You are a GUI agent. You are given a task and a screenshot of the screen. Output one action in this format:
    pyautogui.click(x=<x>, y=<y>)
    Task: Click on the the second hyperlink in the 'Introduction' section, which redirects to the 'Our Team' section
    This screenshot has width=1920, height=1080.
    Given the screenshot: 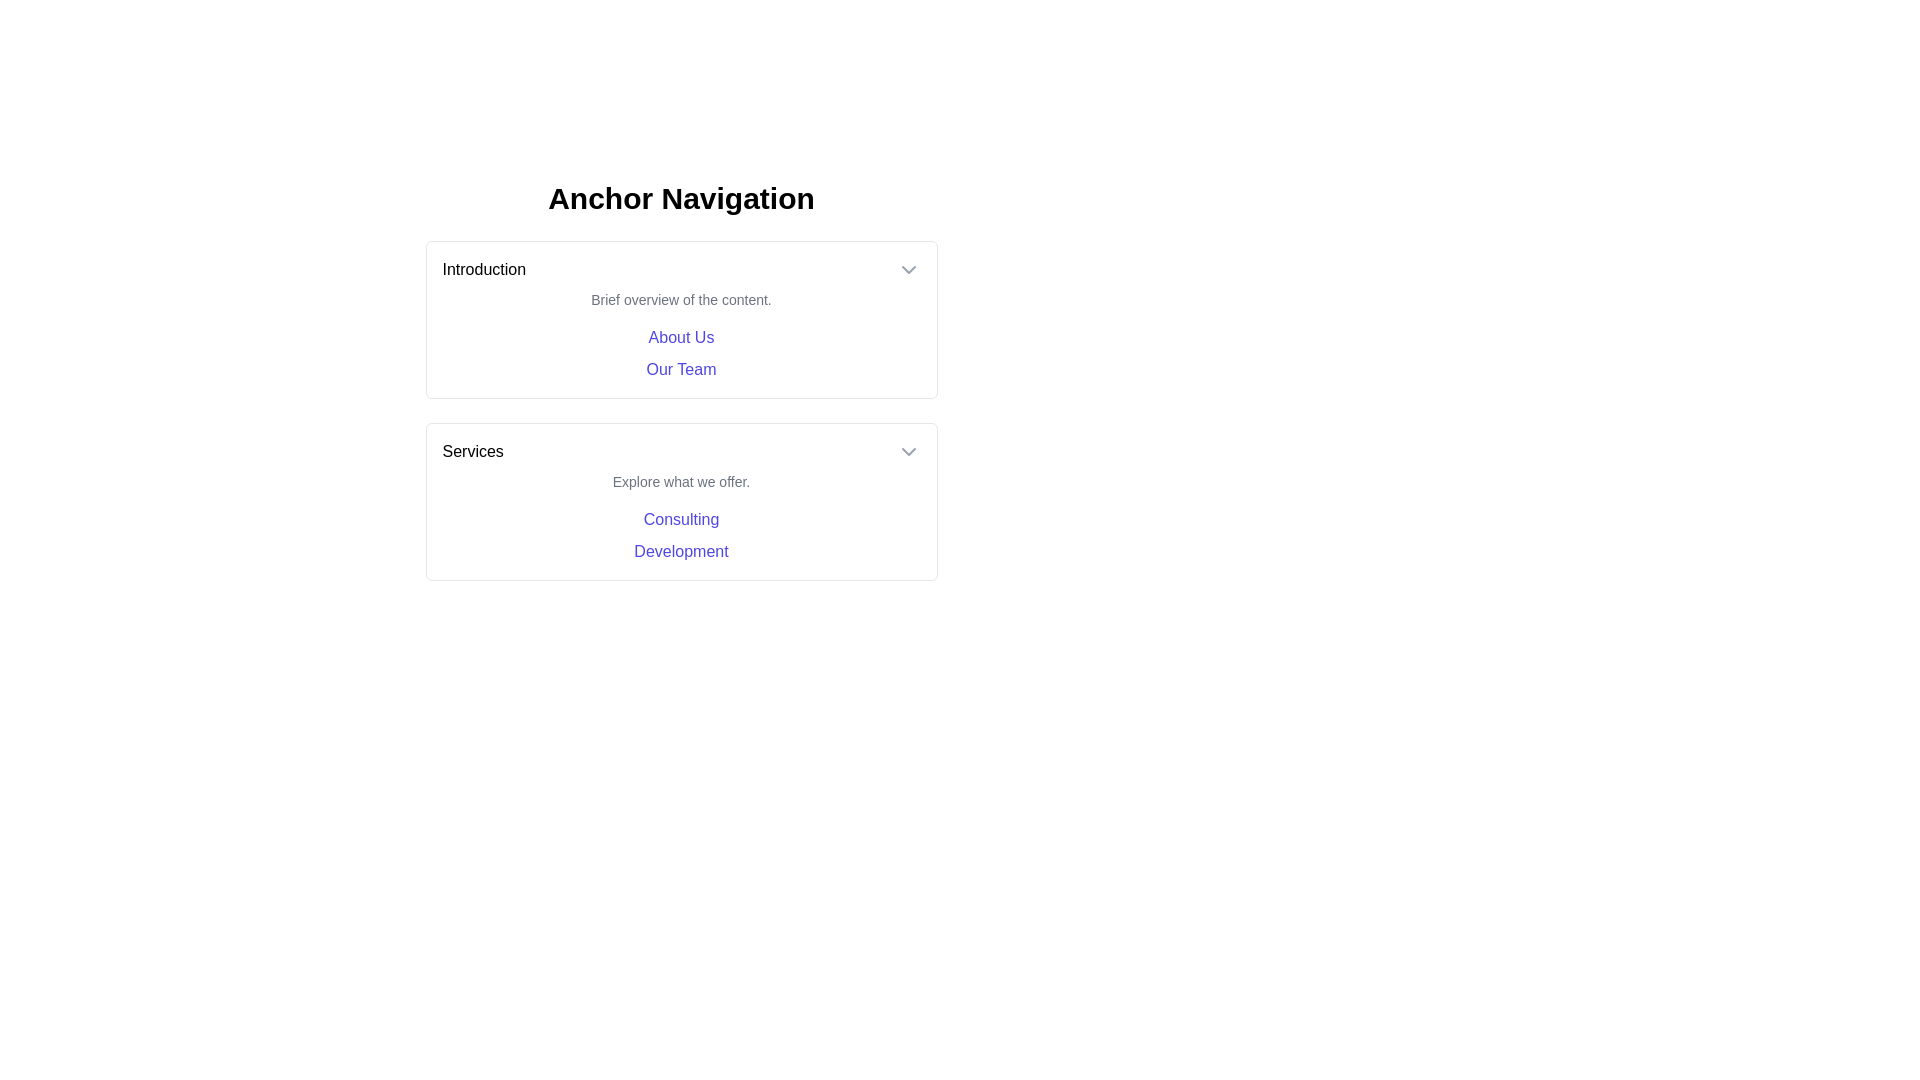 What is the action you would take?
    pyautogui.click(x=681, y=370)
    